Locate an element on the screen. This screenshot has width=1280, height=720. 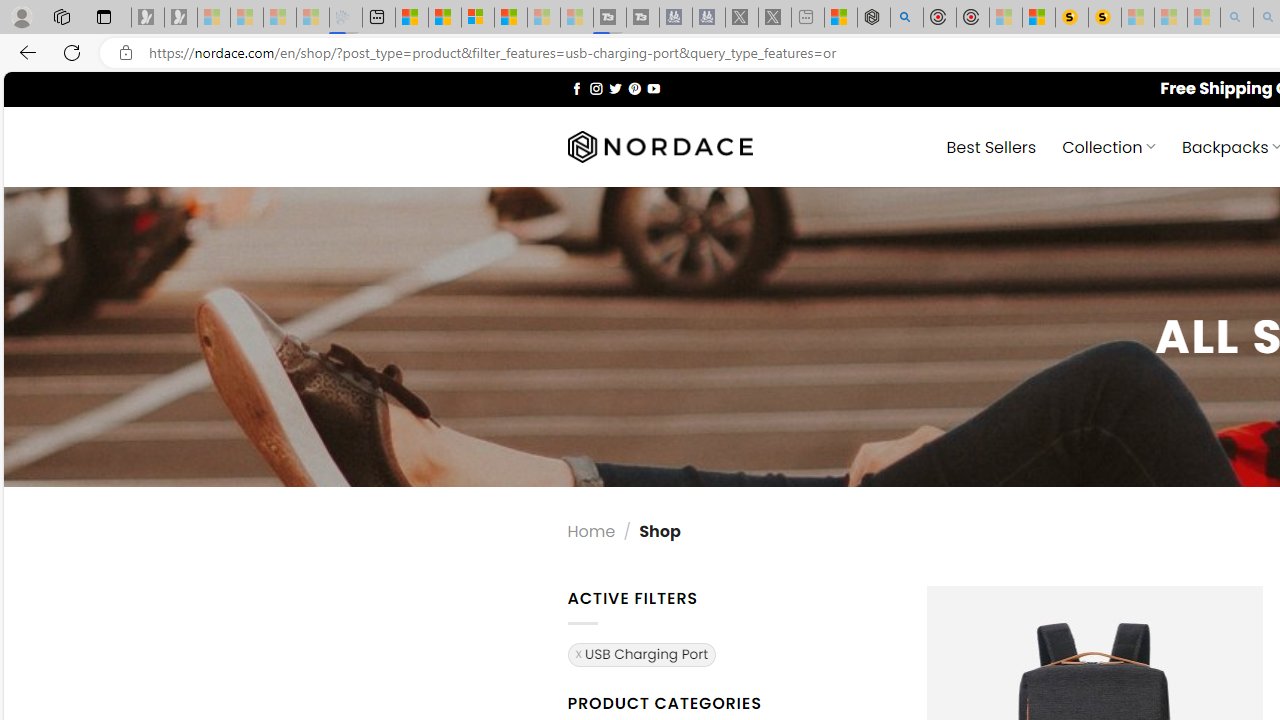
'amazon - Search - Sleeping' is located at coordinates (1236, 17).